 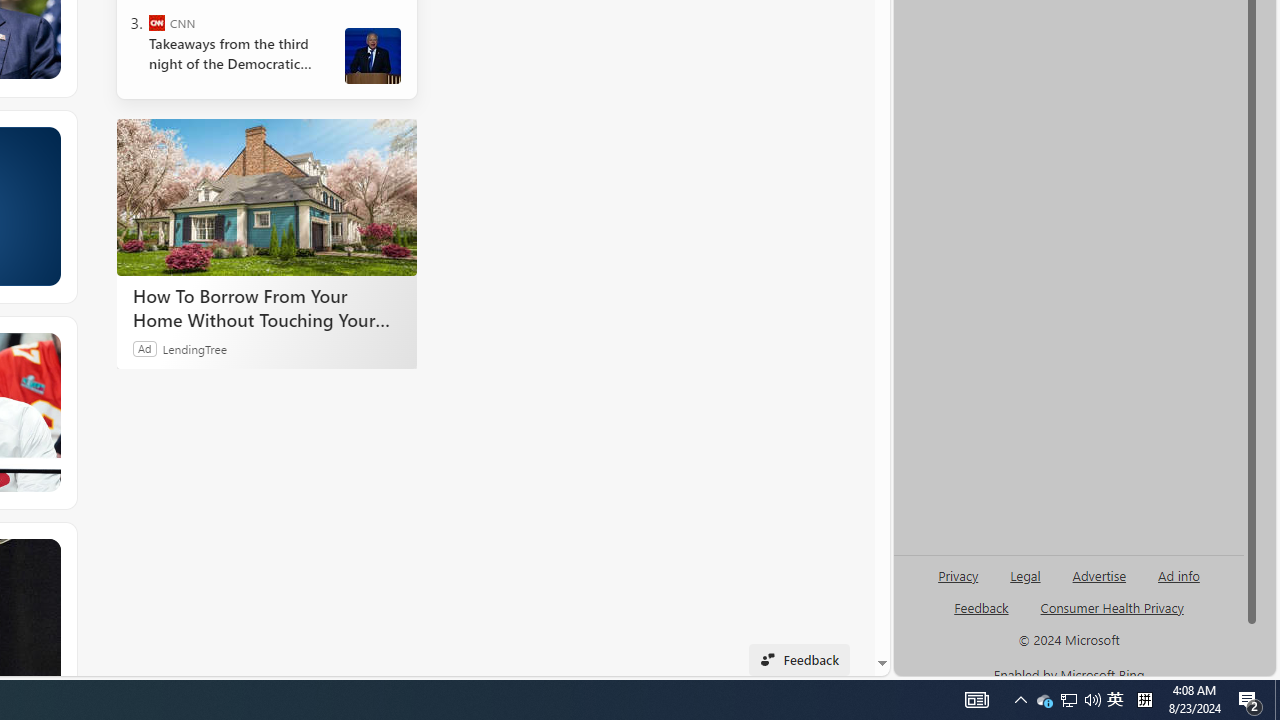 What do you see at coordinates (981, 606) in the screenshot?
I see `'AutomationID: sb_feedback'` at bounding box center [981, 606].